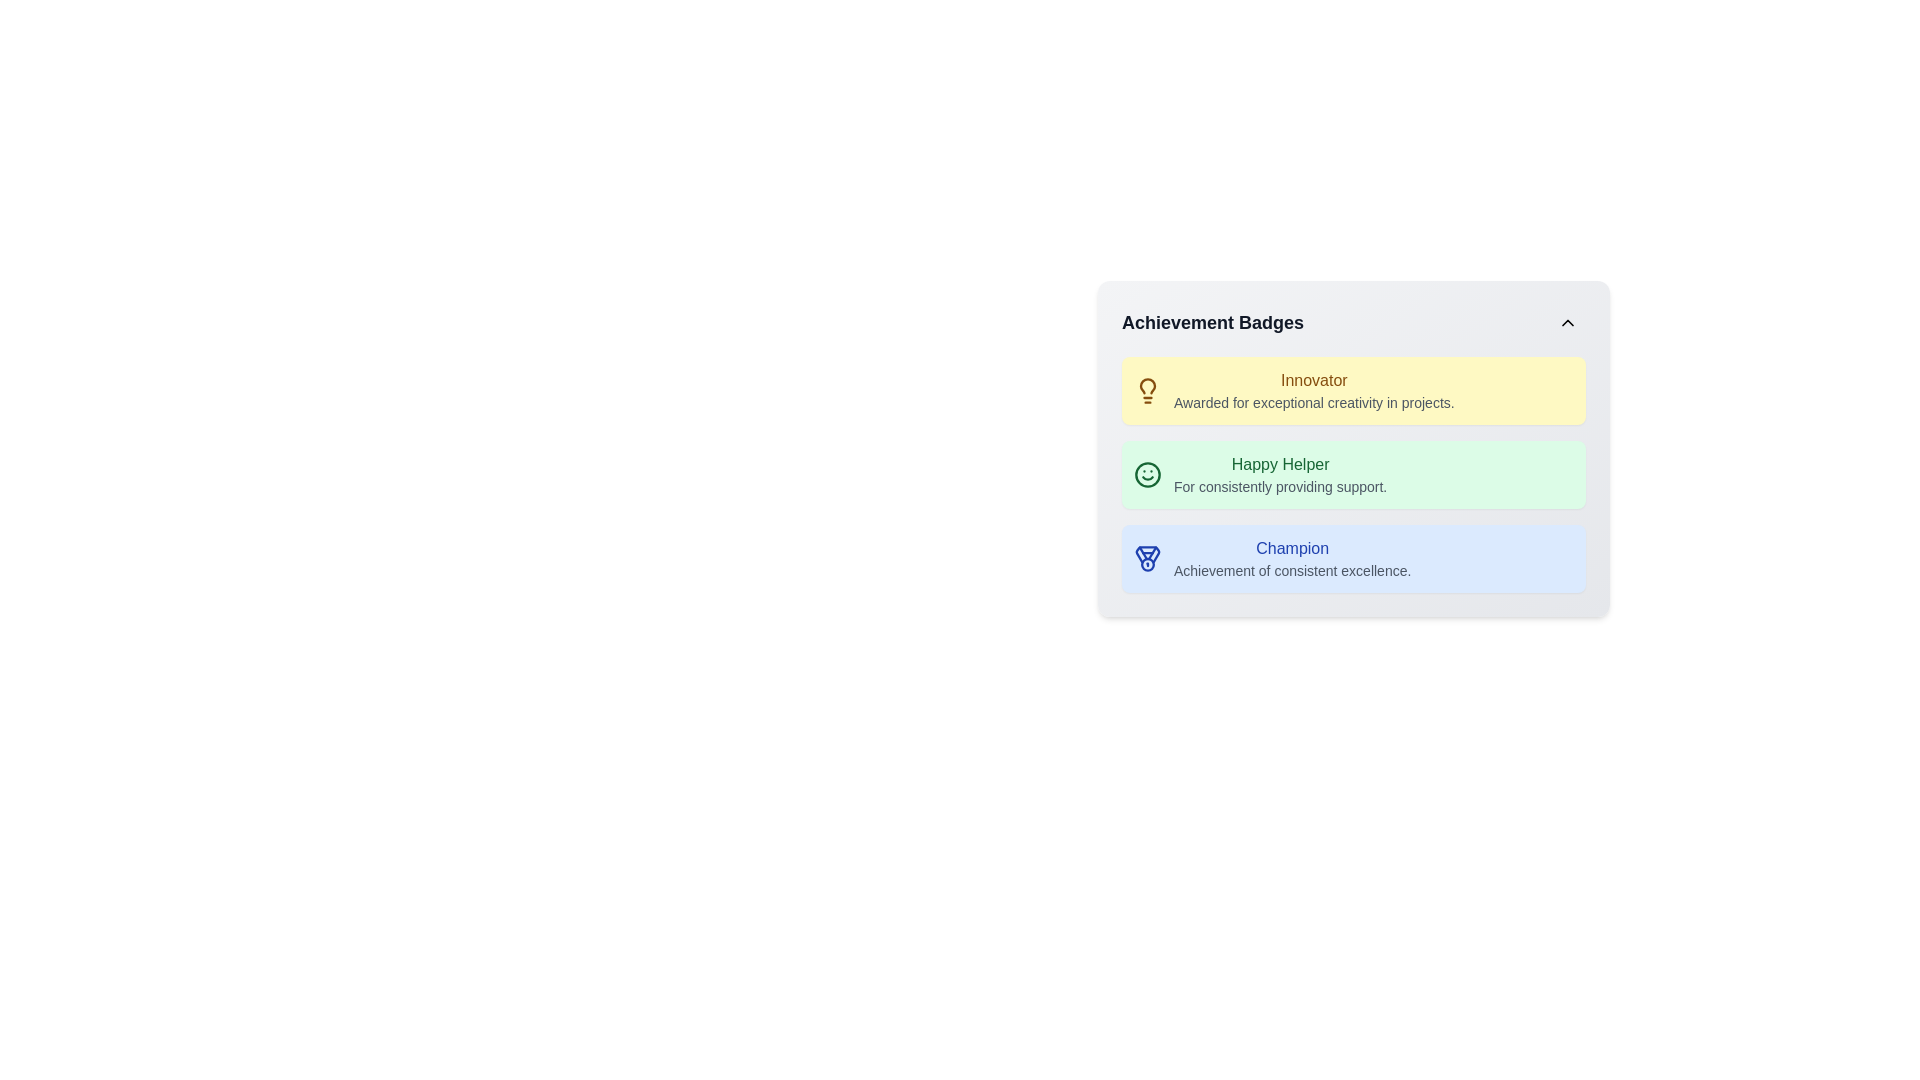 The width and height of the screenshot is (1920, 1080). I want to click on text content of the subtitle element stating 'For consistently providing support.' which is located below the 'Happy Helper' title in a card-like section with a light green background, so click(1280, 486).